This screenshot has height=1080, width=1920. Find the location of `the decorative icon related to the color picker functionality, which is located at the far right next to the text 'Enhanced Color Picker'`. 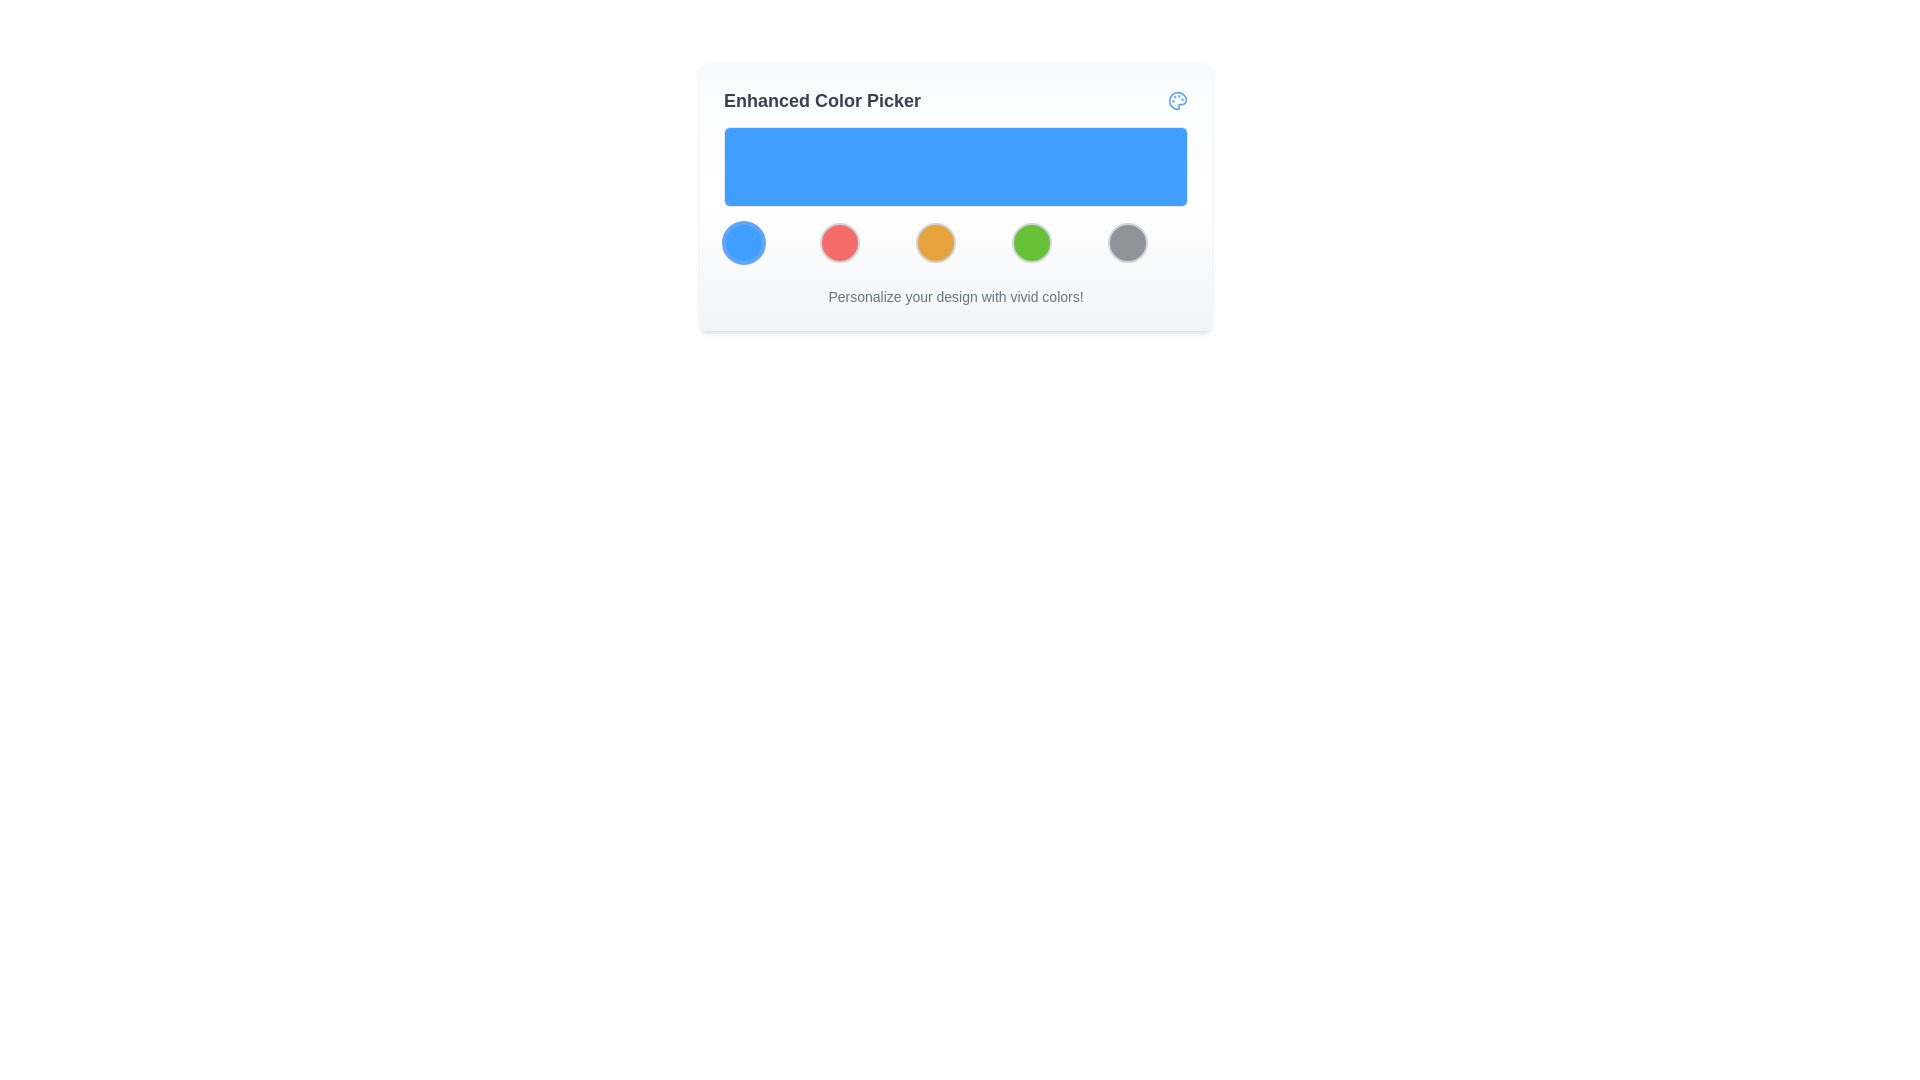

the decorative icon related to the color picker functionality, which is located at the far right next to the text 'Enhanced Color Picker' is located at coordinates (1177, 100).